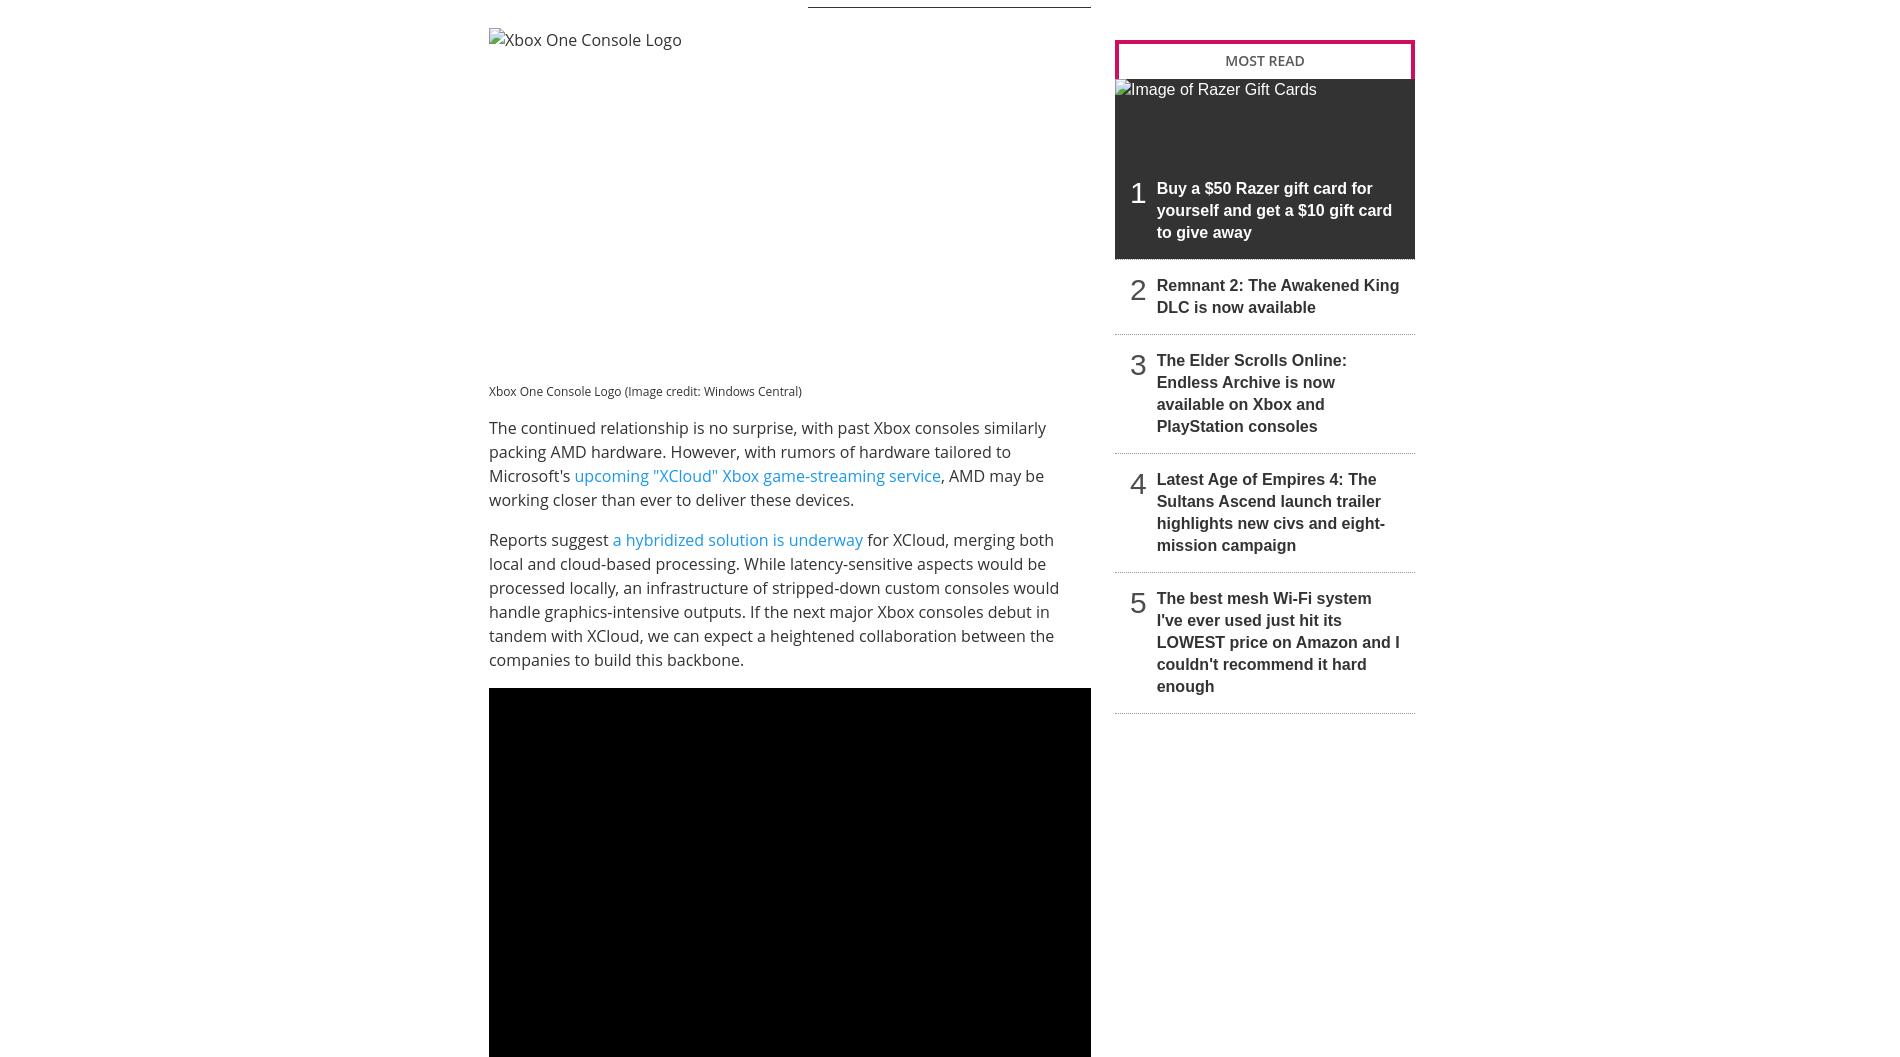 Image resolution: width=1900 pixels, height=1057 pixels. Describe the element at coordinates (1263, 60) in the screenshot. I see `'MOST READ'` at that location.